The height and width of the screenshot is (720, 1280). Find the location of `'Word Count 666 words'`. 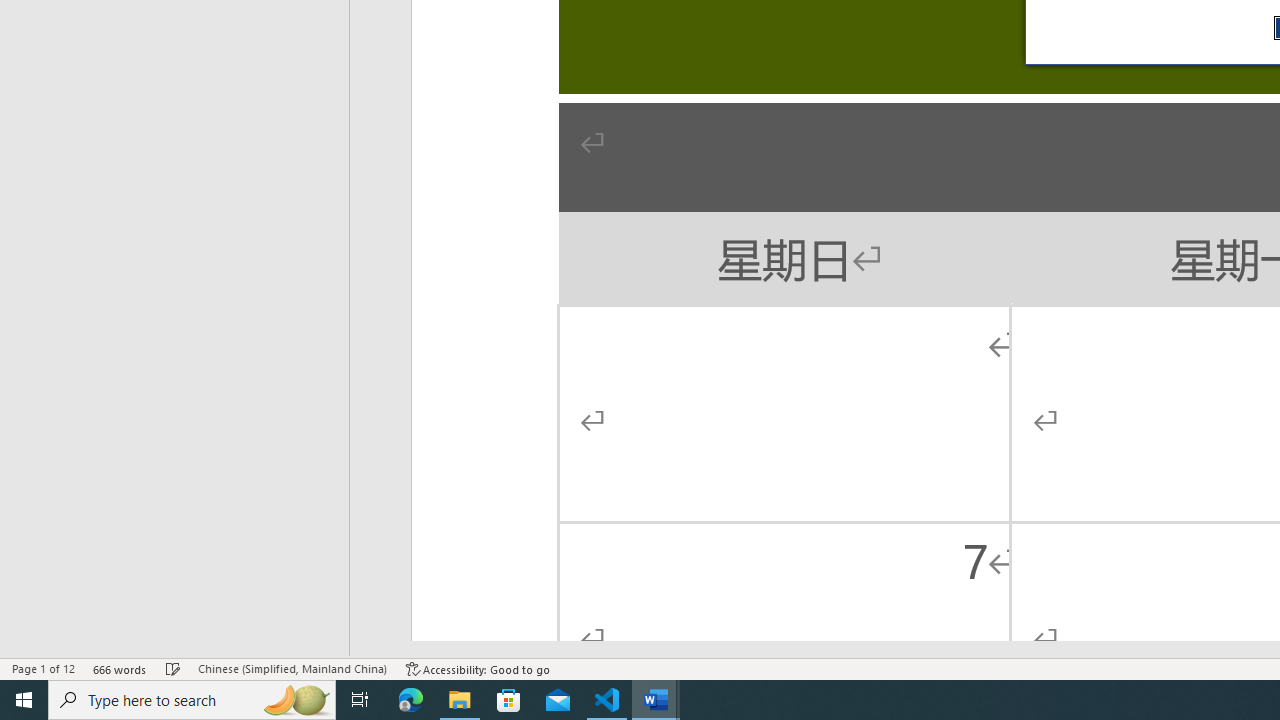

'Word Count 666 words' is located at coordinates (119, 669).